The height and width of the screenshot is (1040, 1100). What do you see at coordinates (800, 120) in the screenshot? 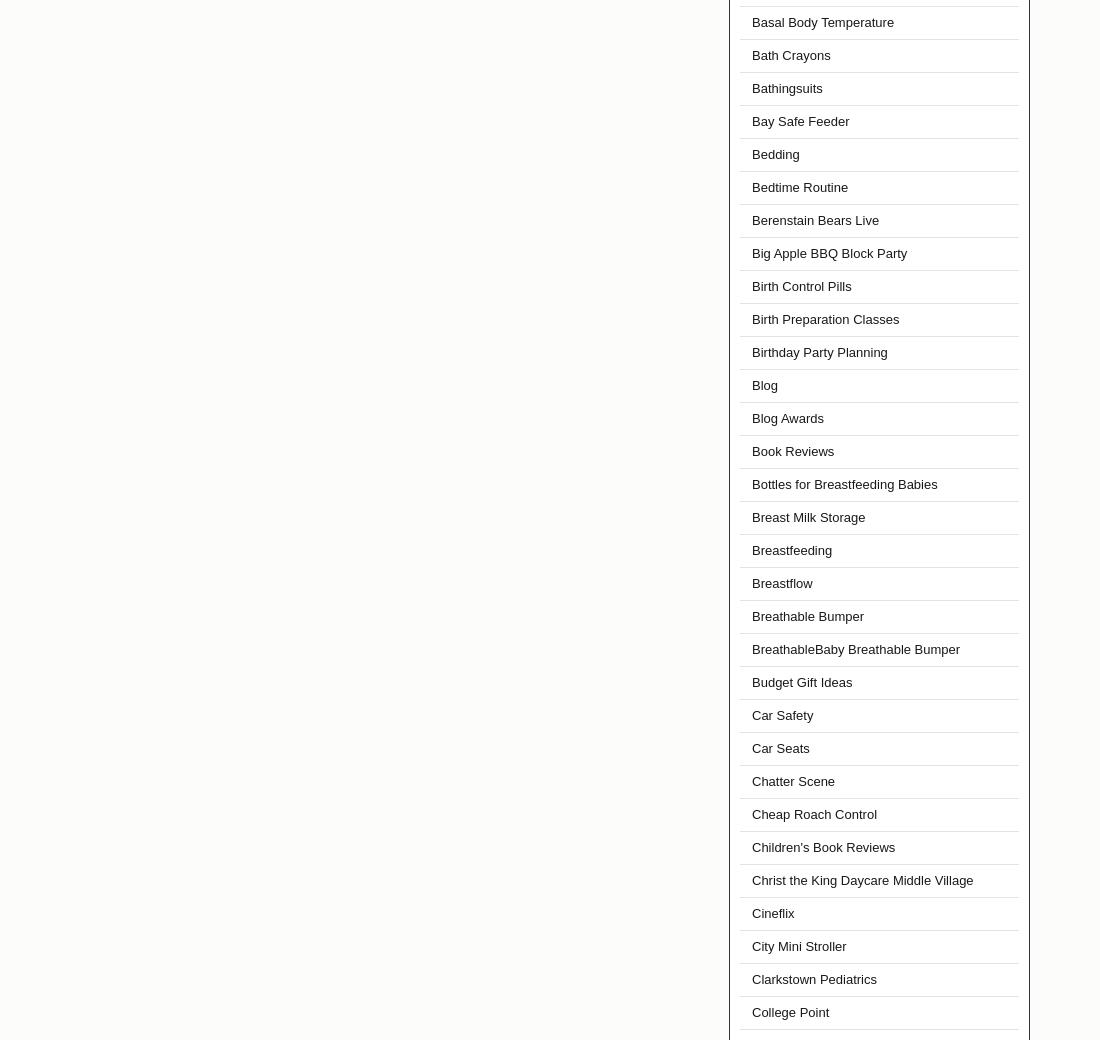
I see `'Bay Safe Feeder'` at bounding box center [800, 120].